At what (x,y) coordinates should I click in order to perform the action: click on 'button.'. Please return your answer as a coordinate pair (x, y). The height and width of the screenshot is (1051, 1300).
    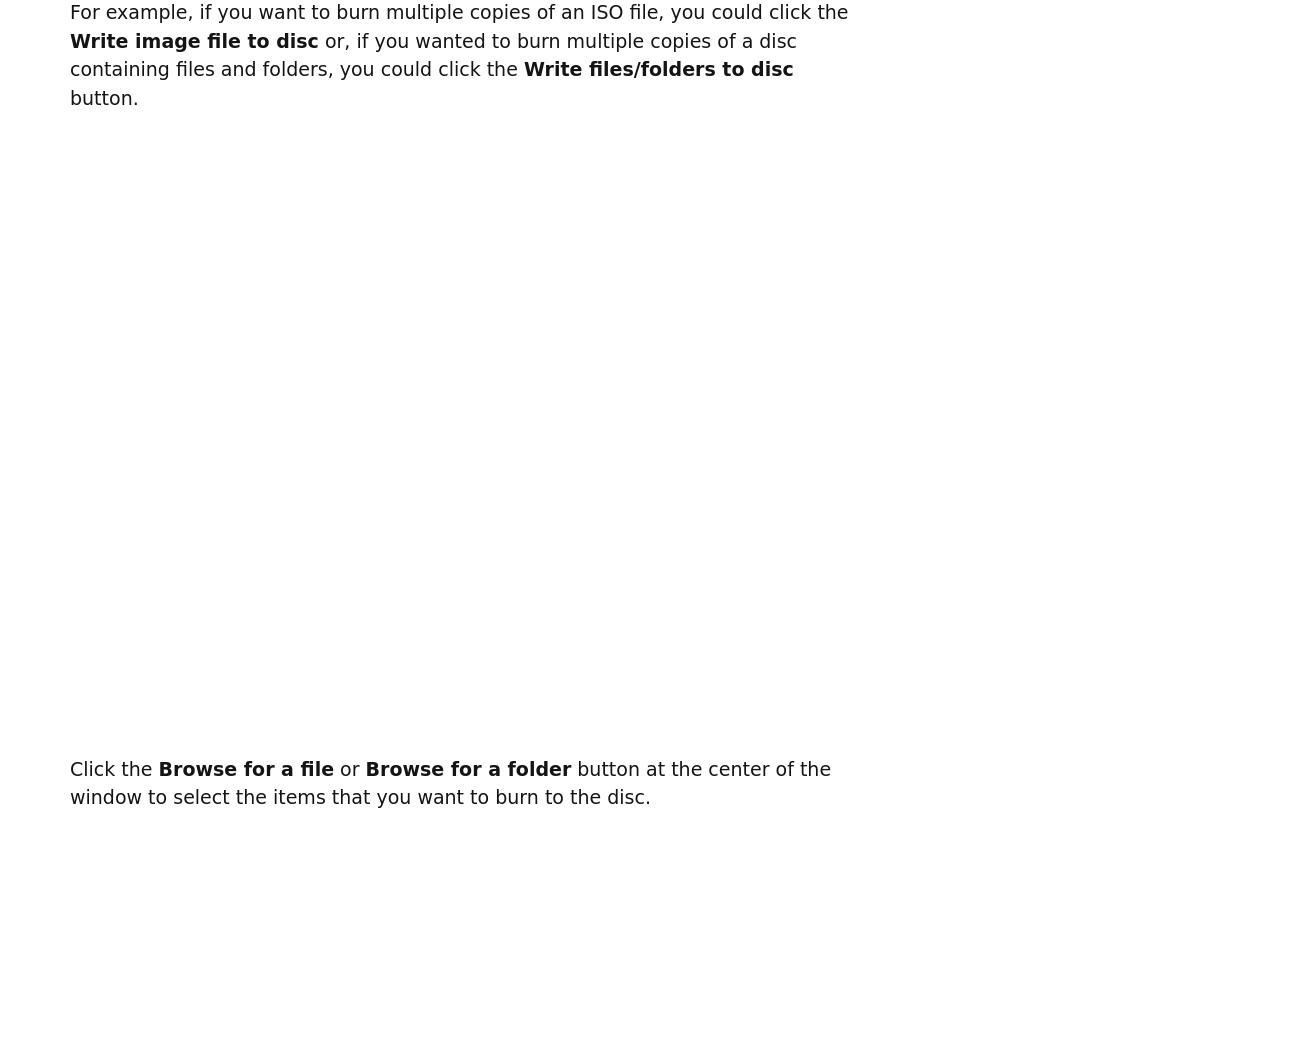
    Looking at the image, I should click on (104, 97).